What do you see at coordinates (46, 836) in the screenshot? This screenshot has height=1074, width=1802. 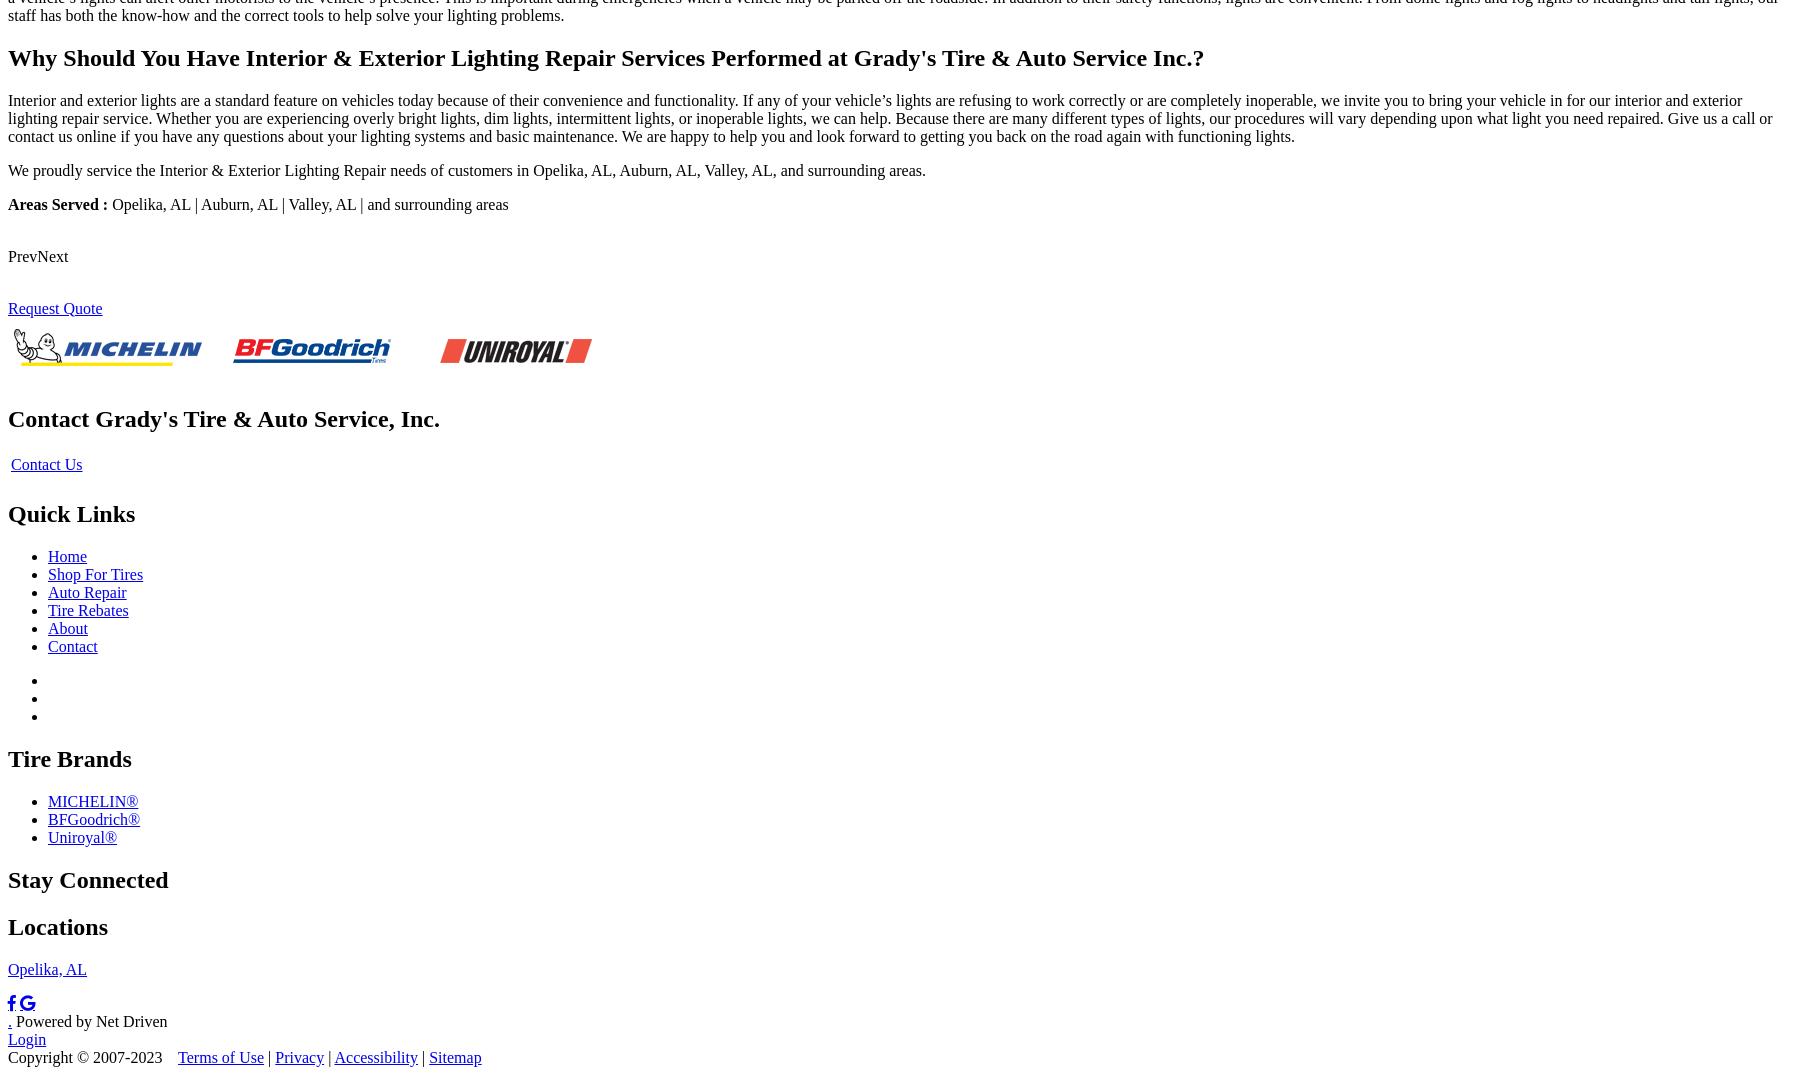 I see `'Uniroyal®'` at bounding box center [46, 836].